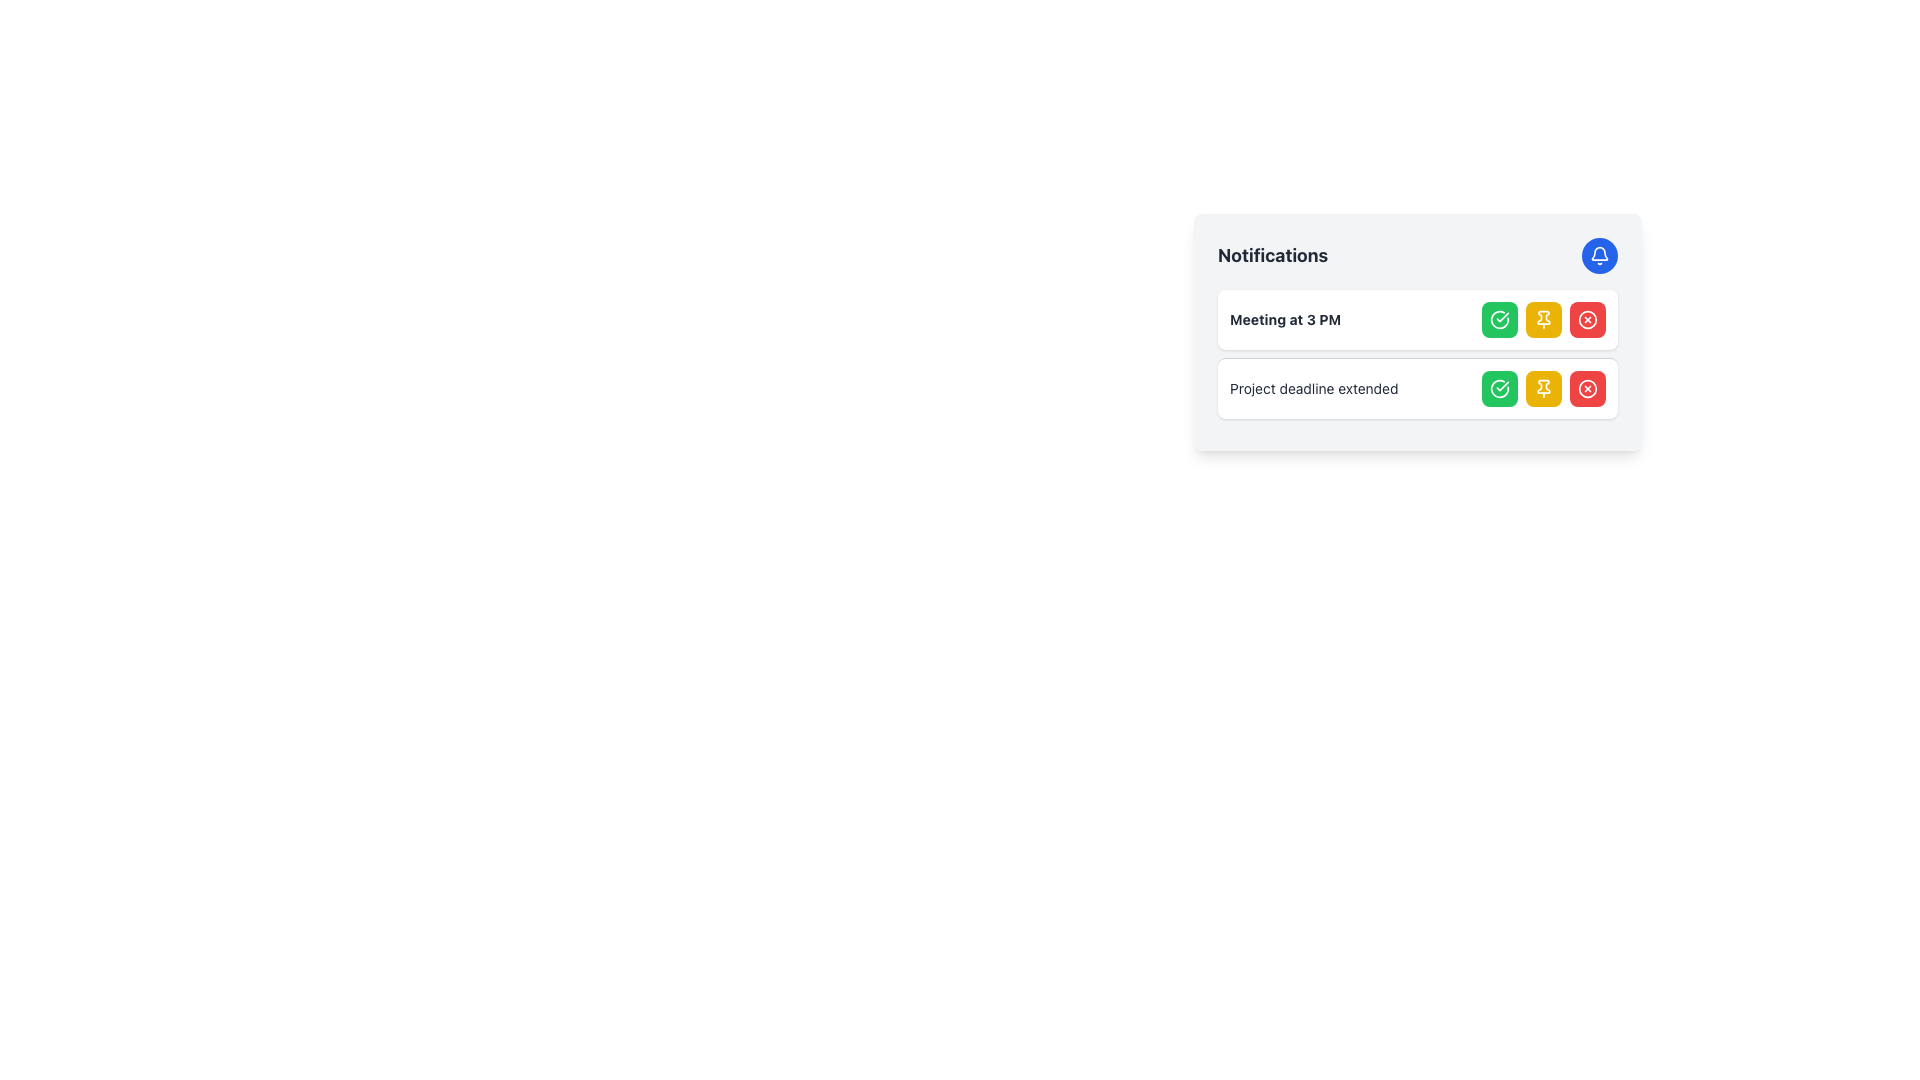  What do you see at coordinates (1499, 319) in the screenshot?
I see `the green button with a white checkmark, located to the right of the 'Meeting at 3 PM' notification card` at bounding box center [1499, 319].